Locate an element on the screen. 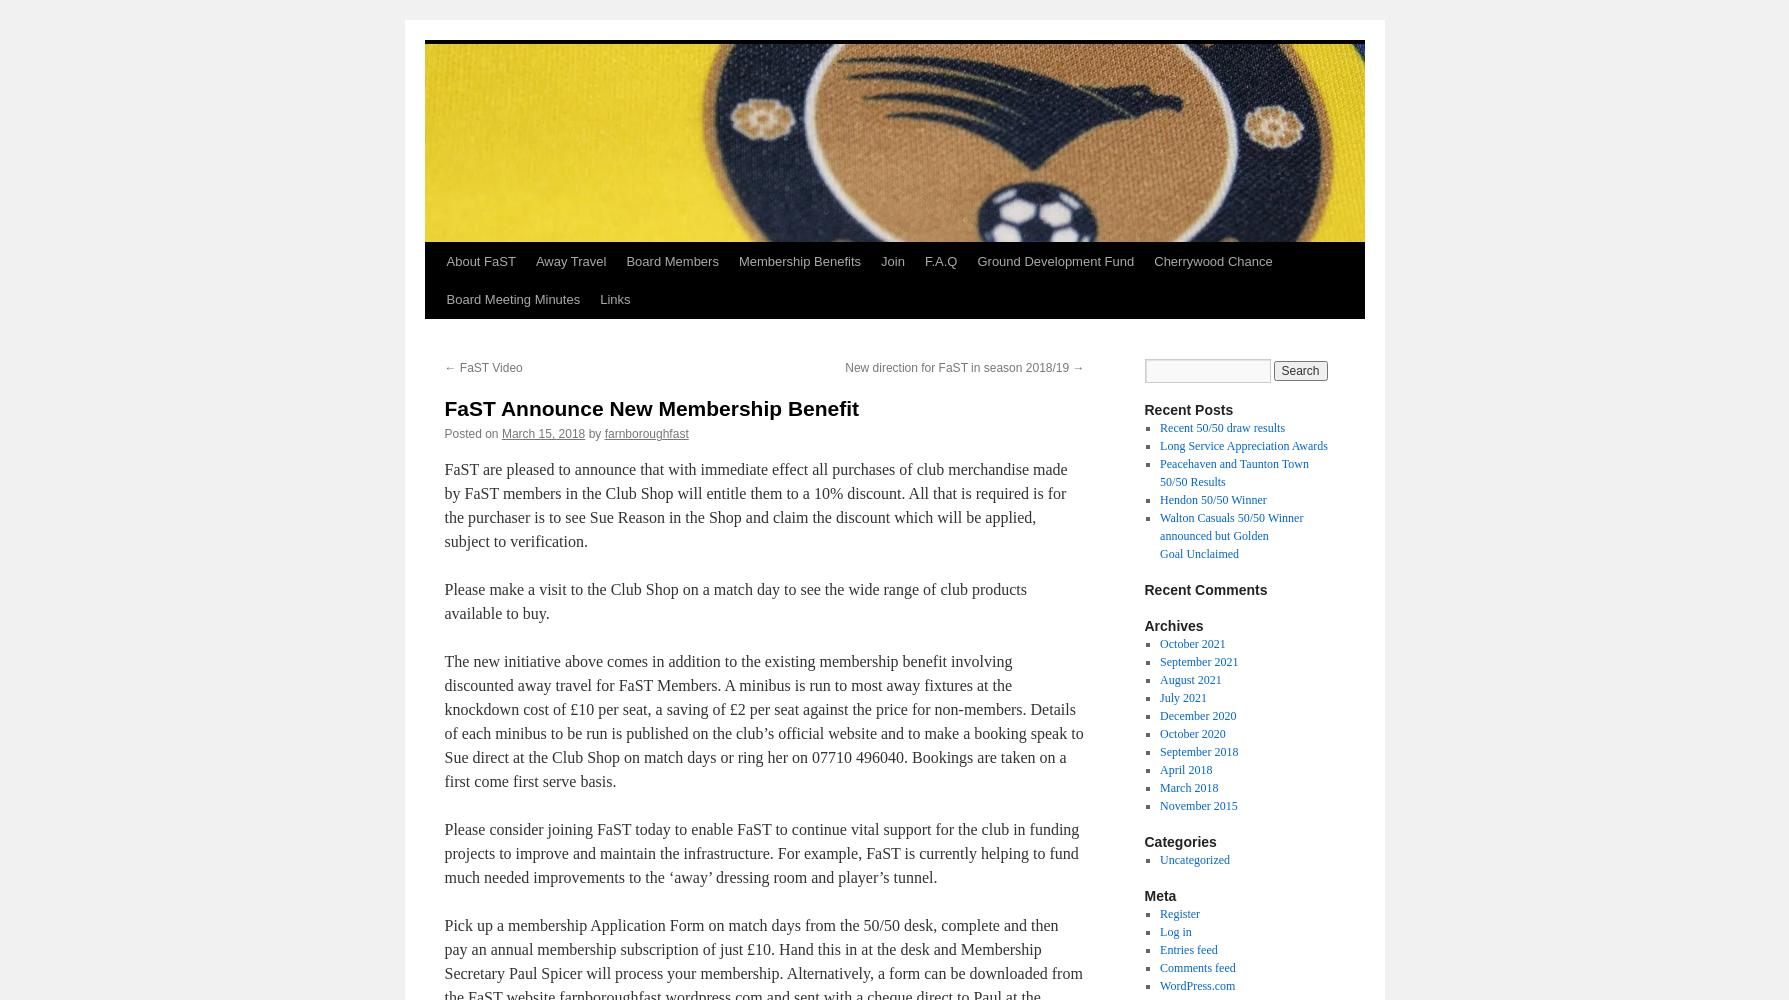 Image resolution: width=1789 pixels, height=1000 pixels. 'Comments feed' is located at coordinates (1197, 967).